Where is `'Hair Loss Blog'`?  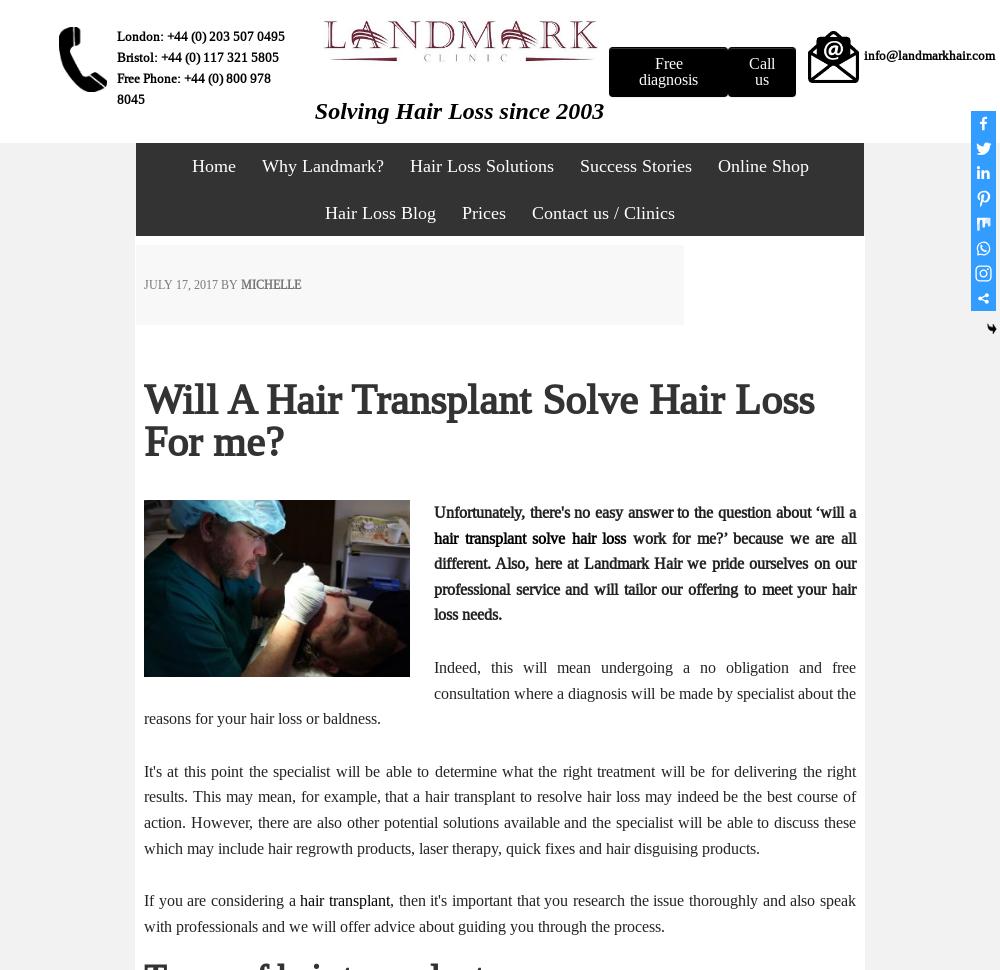
'Hair Loss Blog' is located at coordinates (380, 213).